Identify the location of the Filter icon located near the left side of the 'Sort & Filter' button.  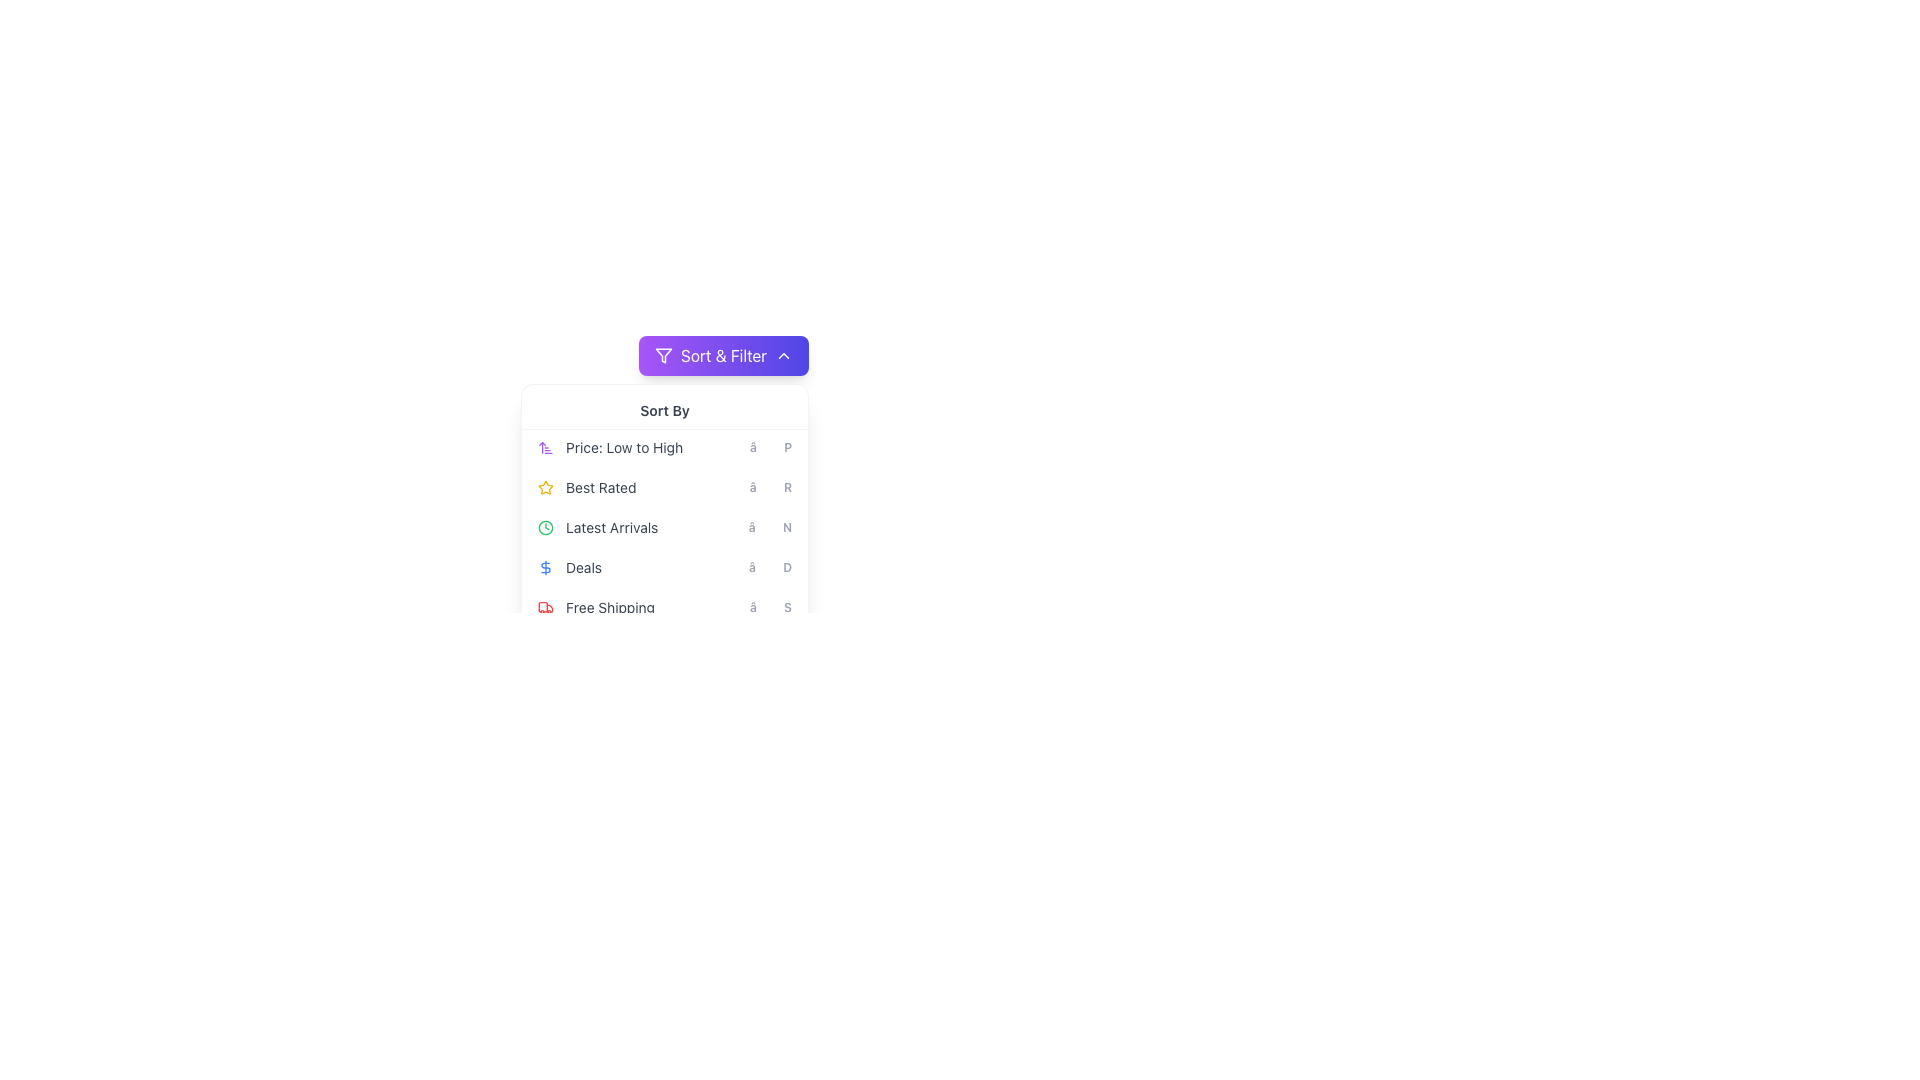
(663, 354).